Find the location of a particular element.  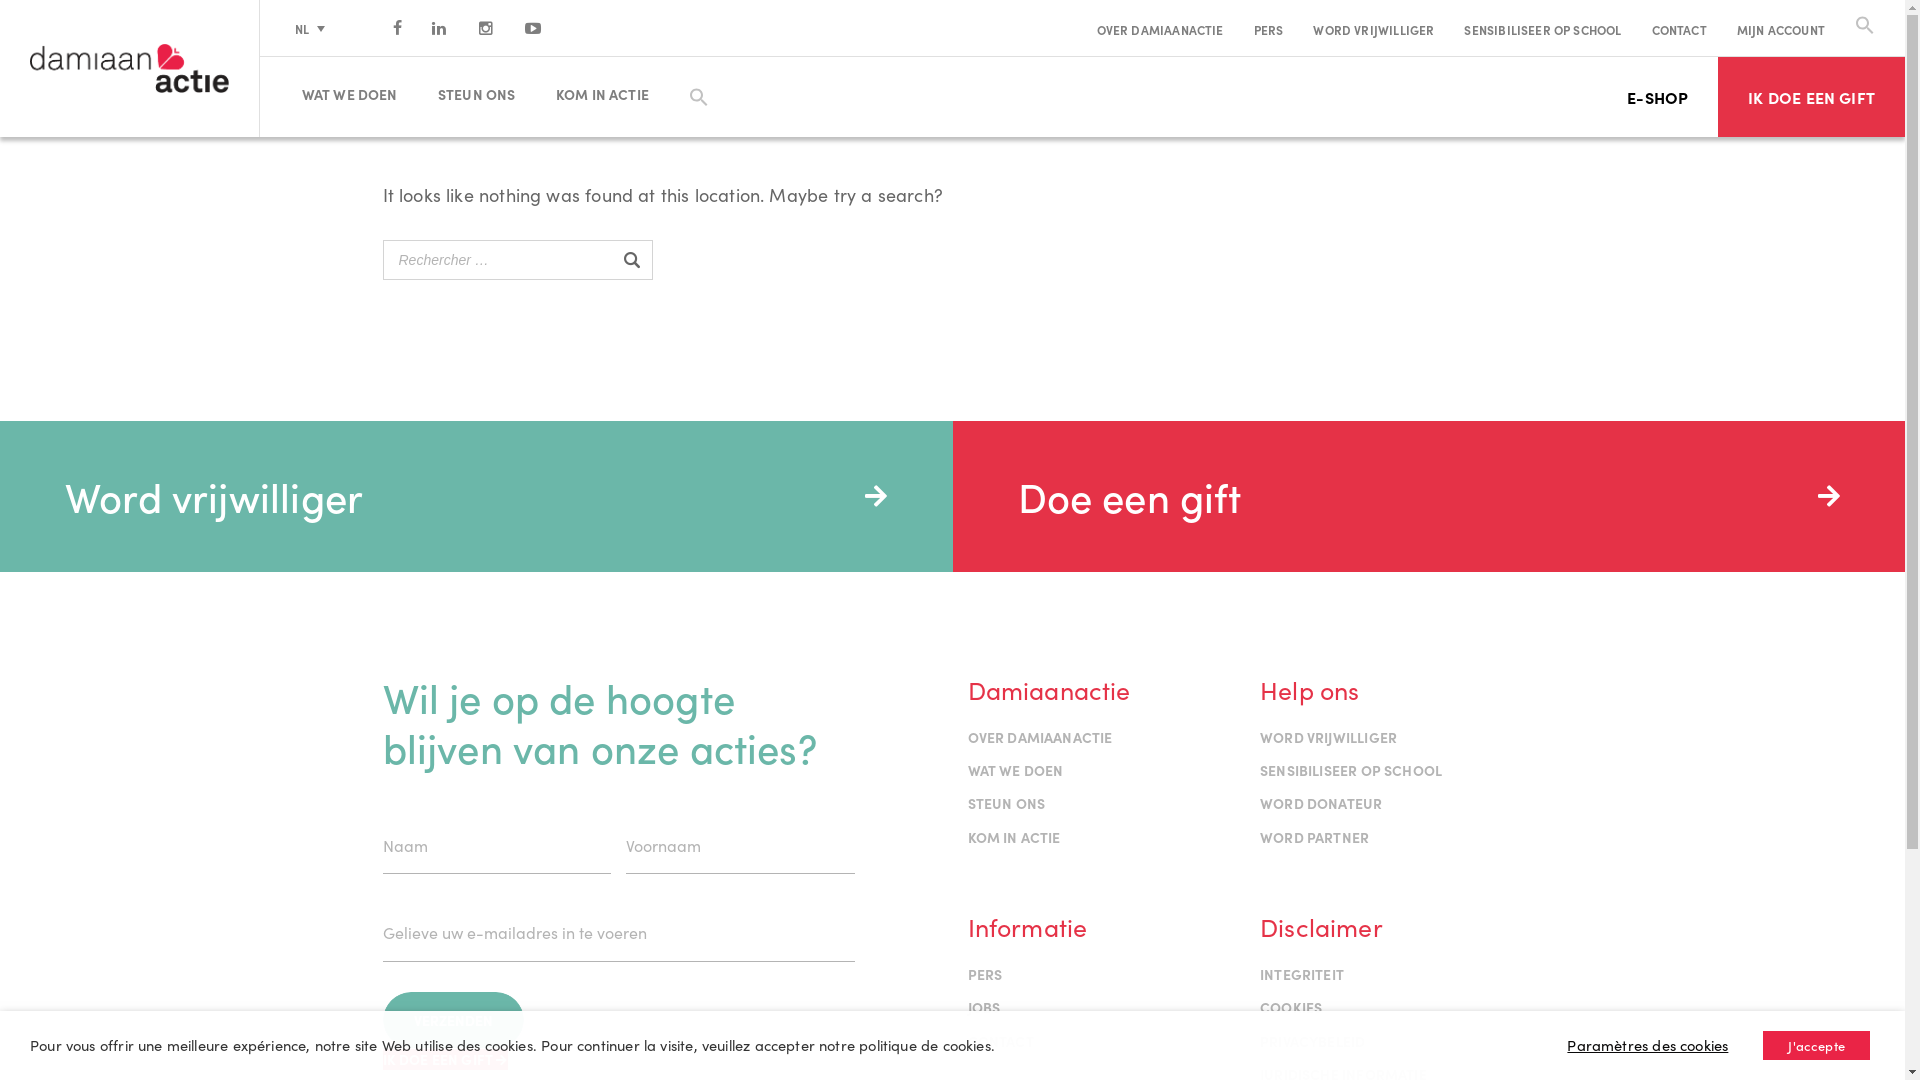

'PERS' is located at coordinates (1267, 29).